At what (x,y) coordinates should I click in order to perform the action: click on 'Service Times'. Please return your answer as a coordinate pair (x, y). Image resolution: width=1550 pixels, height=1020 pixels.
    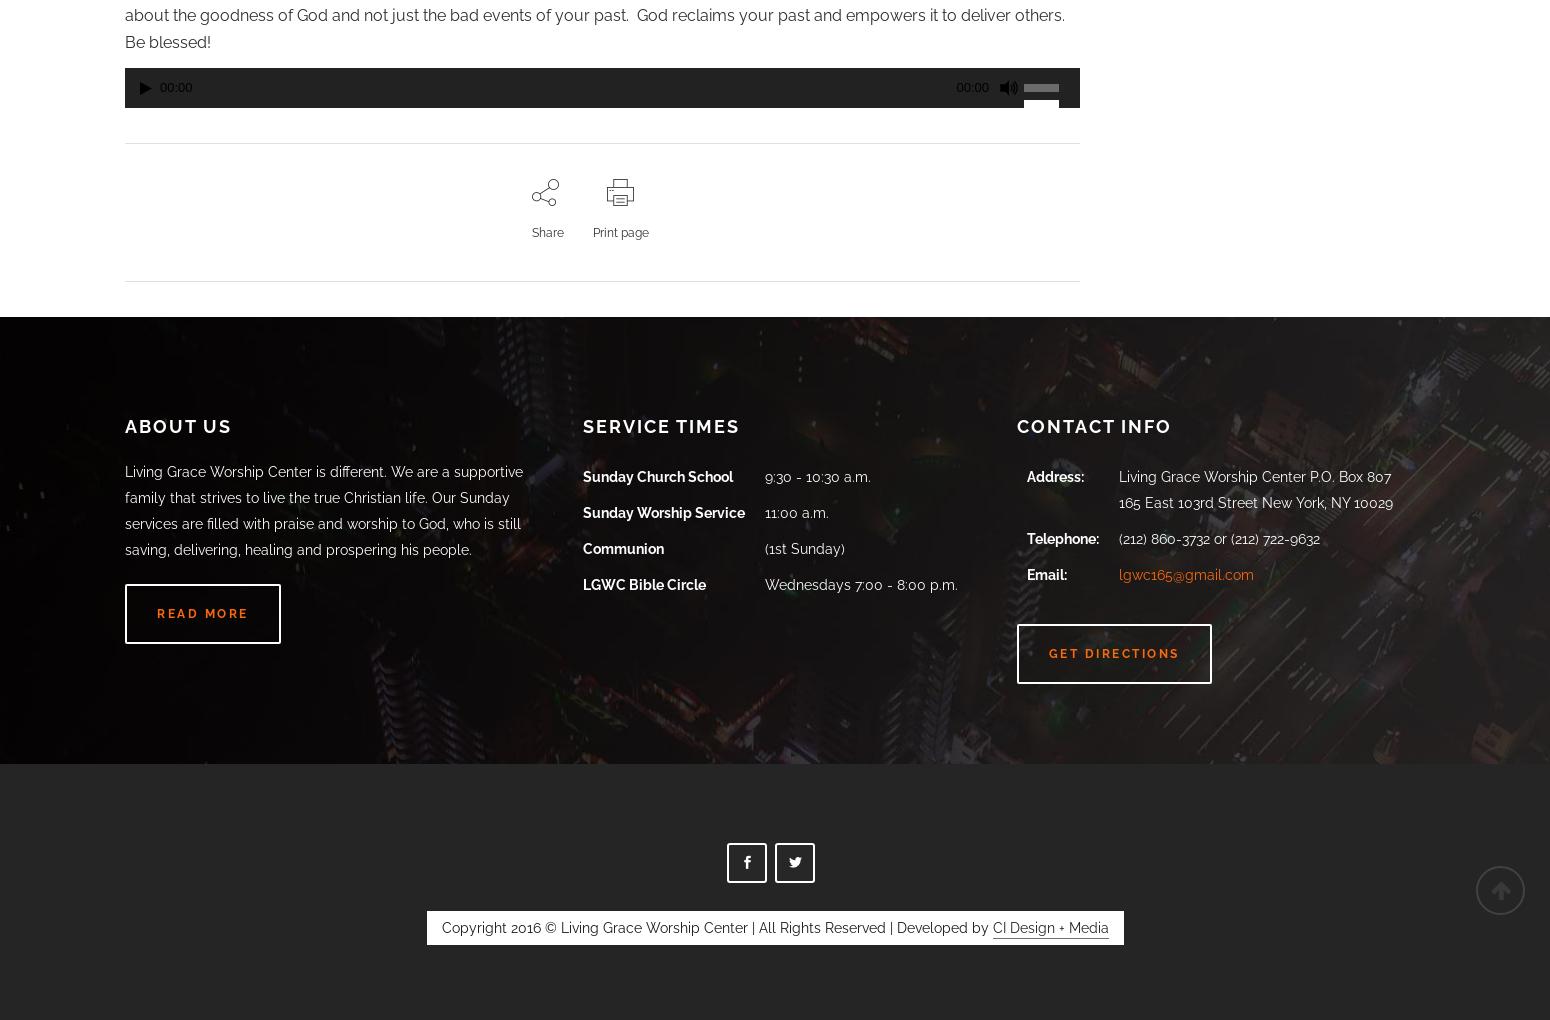
    Looking at the image, I should click on (660, 425).